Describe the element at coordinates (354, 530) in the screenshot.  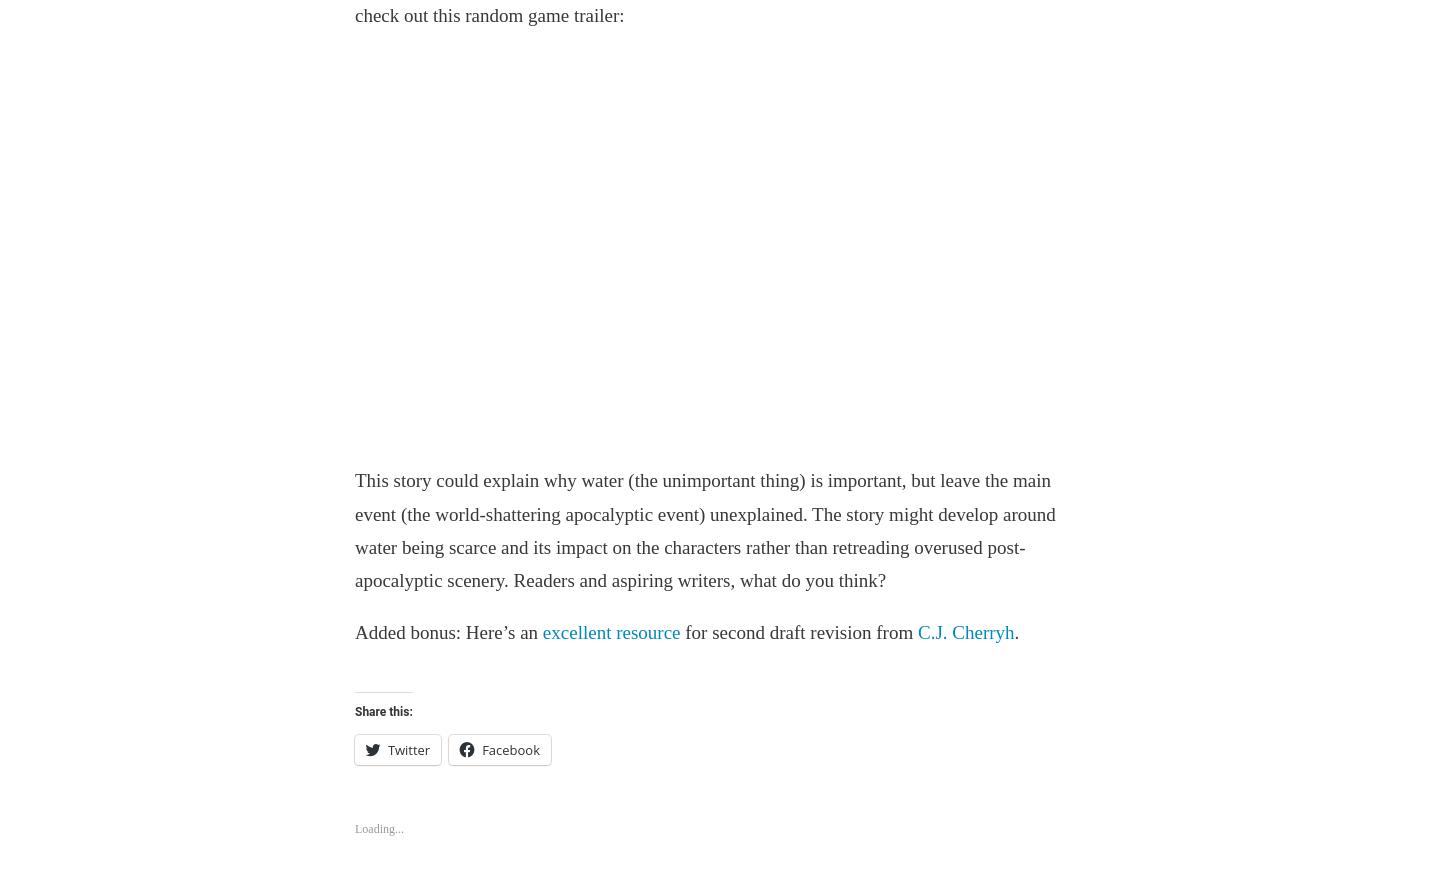
I see `'This story could explain why water (the unimportant thing) is important, but leave the main event (the world-shattering apocalyptic event) unexplained. The story might develop around water being scarce and its impact on the characters rather than retreading overused post-apocalyptic scenery. Readers and aspiring writers, what do you think?'` at that location.